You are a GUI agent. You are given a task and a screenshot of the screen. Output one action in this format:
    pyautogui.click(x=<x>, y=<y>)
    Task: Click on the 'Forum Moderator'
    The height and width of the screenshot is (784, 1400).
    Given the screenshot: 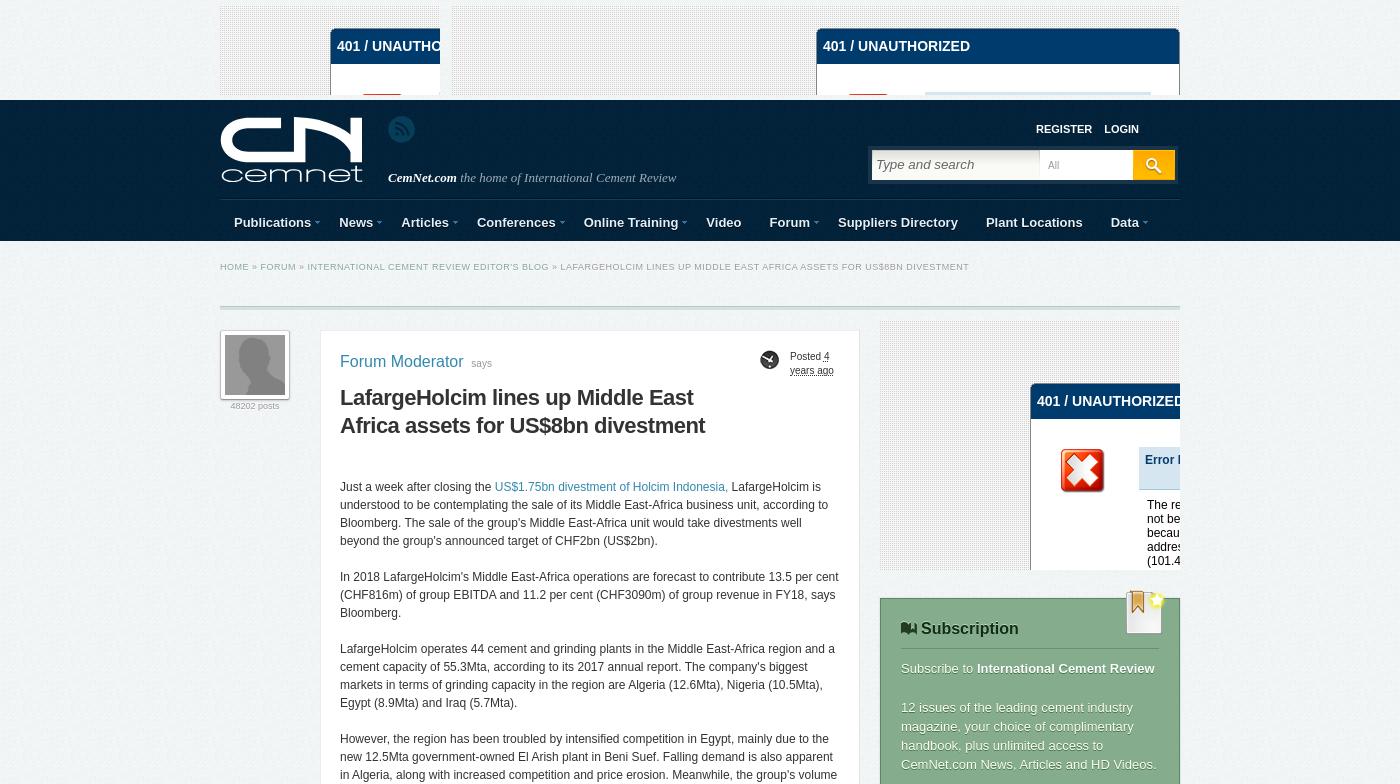 What is the action you would take?
    pyautogui.click(x=401, y=361)
    